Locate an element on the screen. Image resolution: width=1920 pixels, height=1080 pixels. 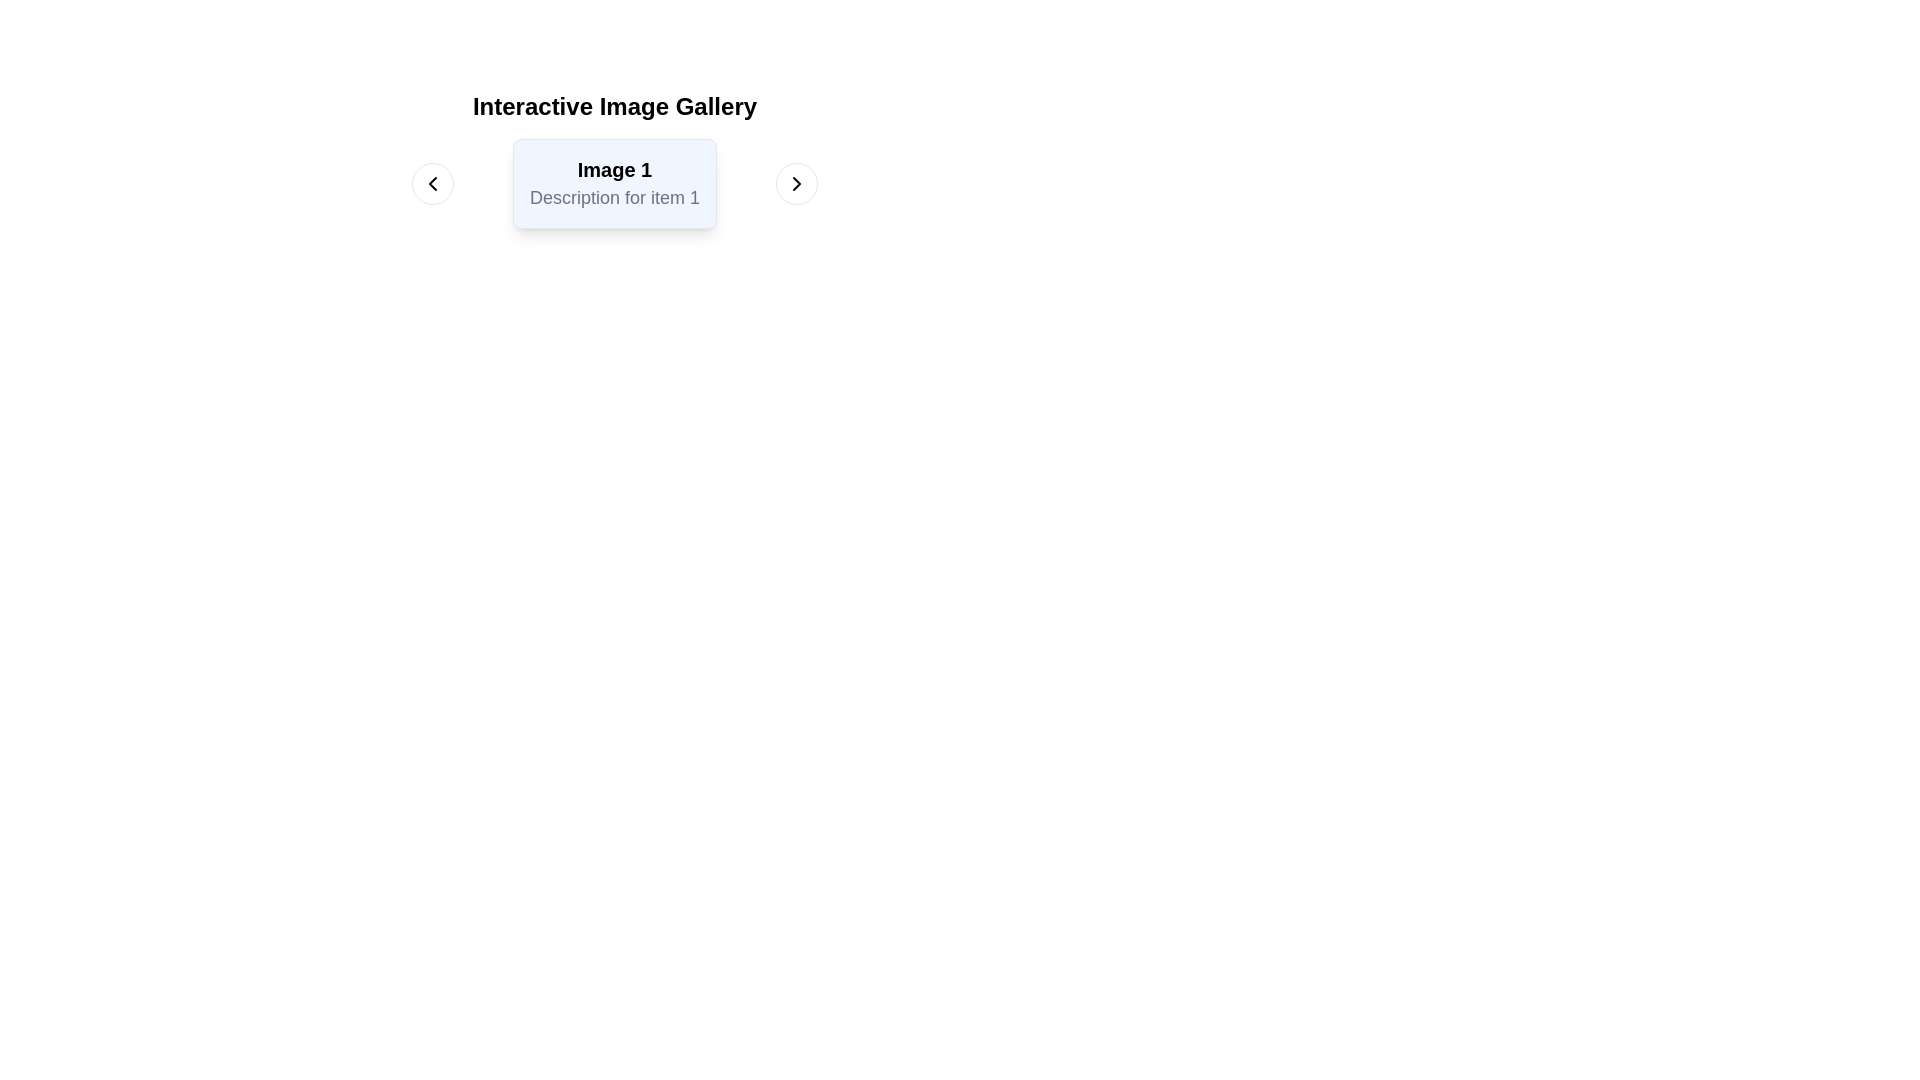
the Informational card which has a soft blue background, rounded corners, and contains the text 'Image 1' in bold and 'Description for item 1' below it is located at coordinates (613, 184).